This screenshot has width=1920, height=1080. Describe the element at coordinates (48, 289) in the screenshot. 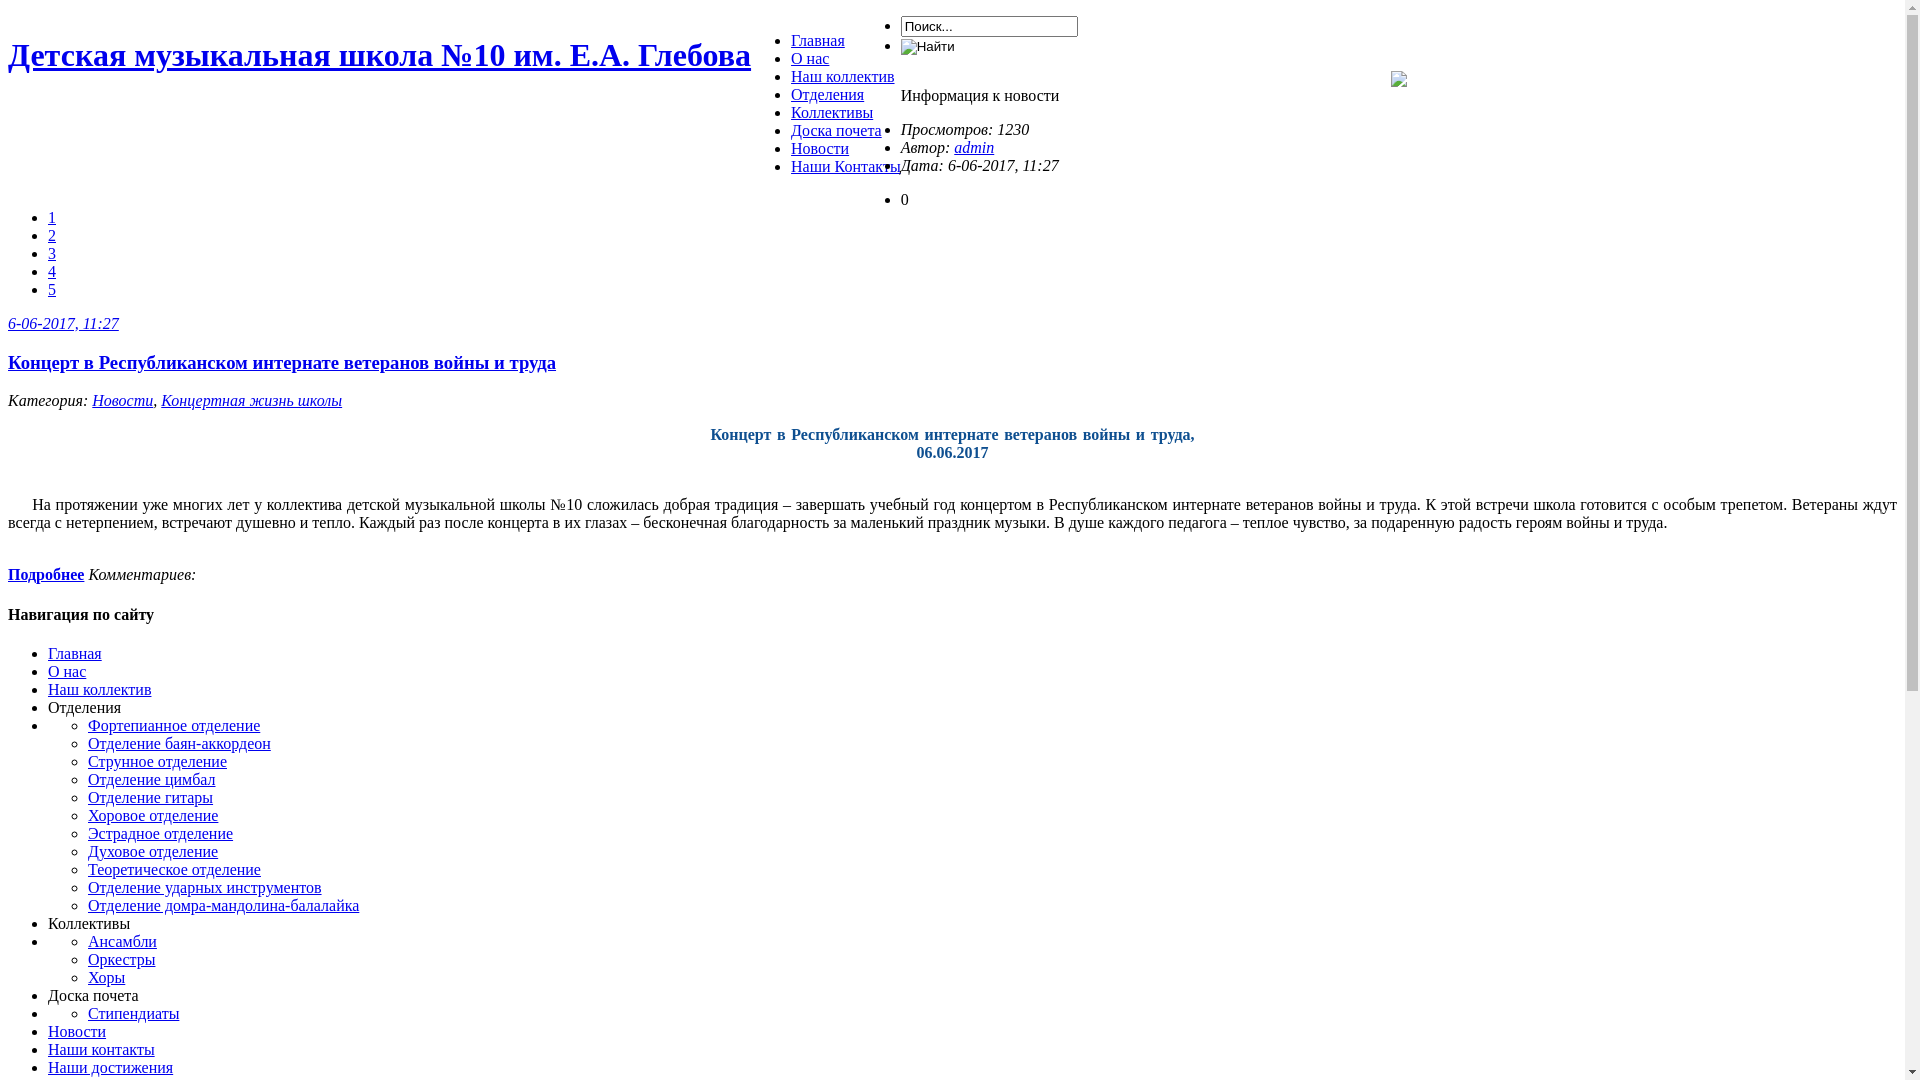

I see `'5'` at that location.